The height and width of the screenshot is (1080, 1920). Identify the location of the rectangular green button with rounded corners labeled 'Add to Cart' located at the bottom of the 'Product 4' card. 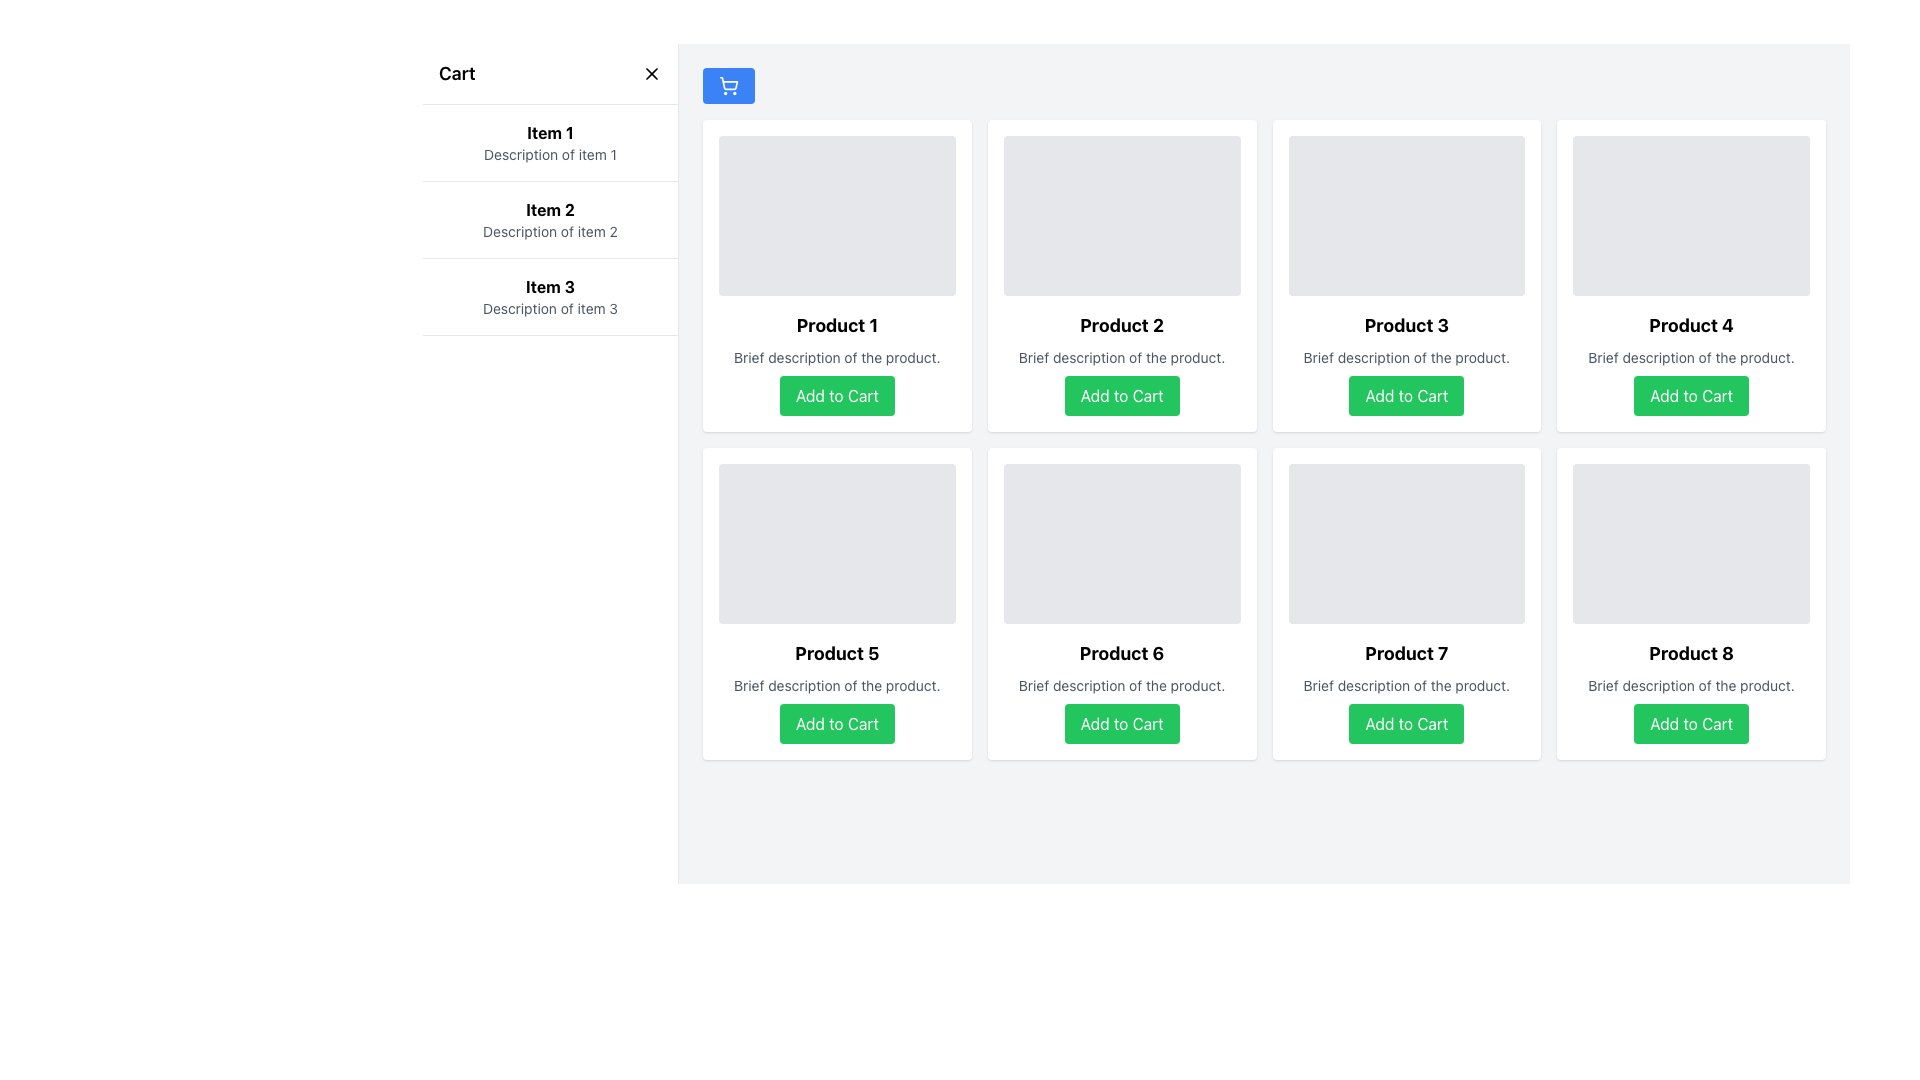
(1690, 396).